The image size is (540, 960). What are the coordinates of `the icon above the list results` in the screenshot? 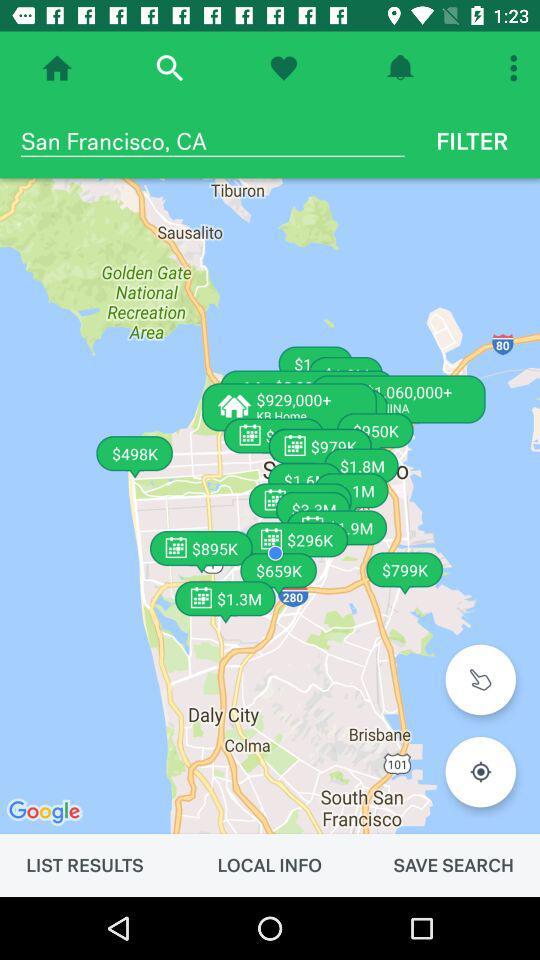 It's located at (270, 505).